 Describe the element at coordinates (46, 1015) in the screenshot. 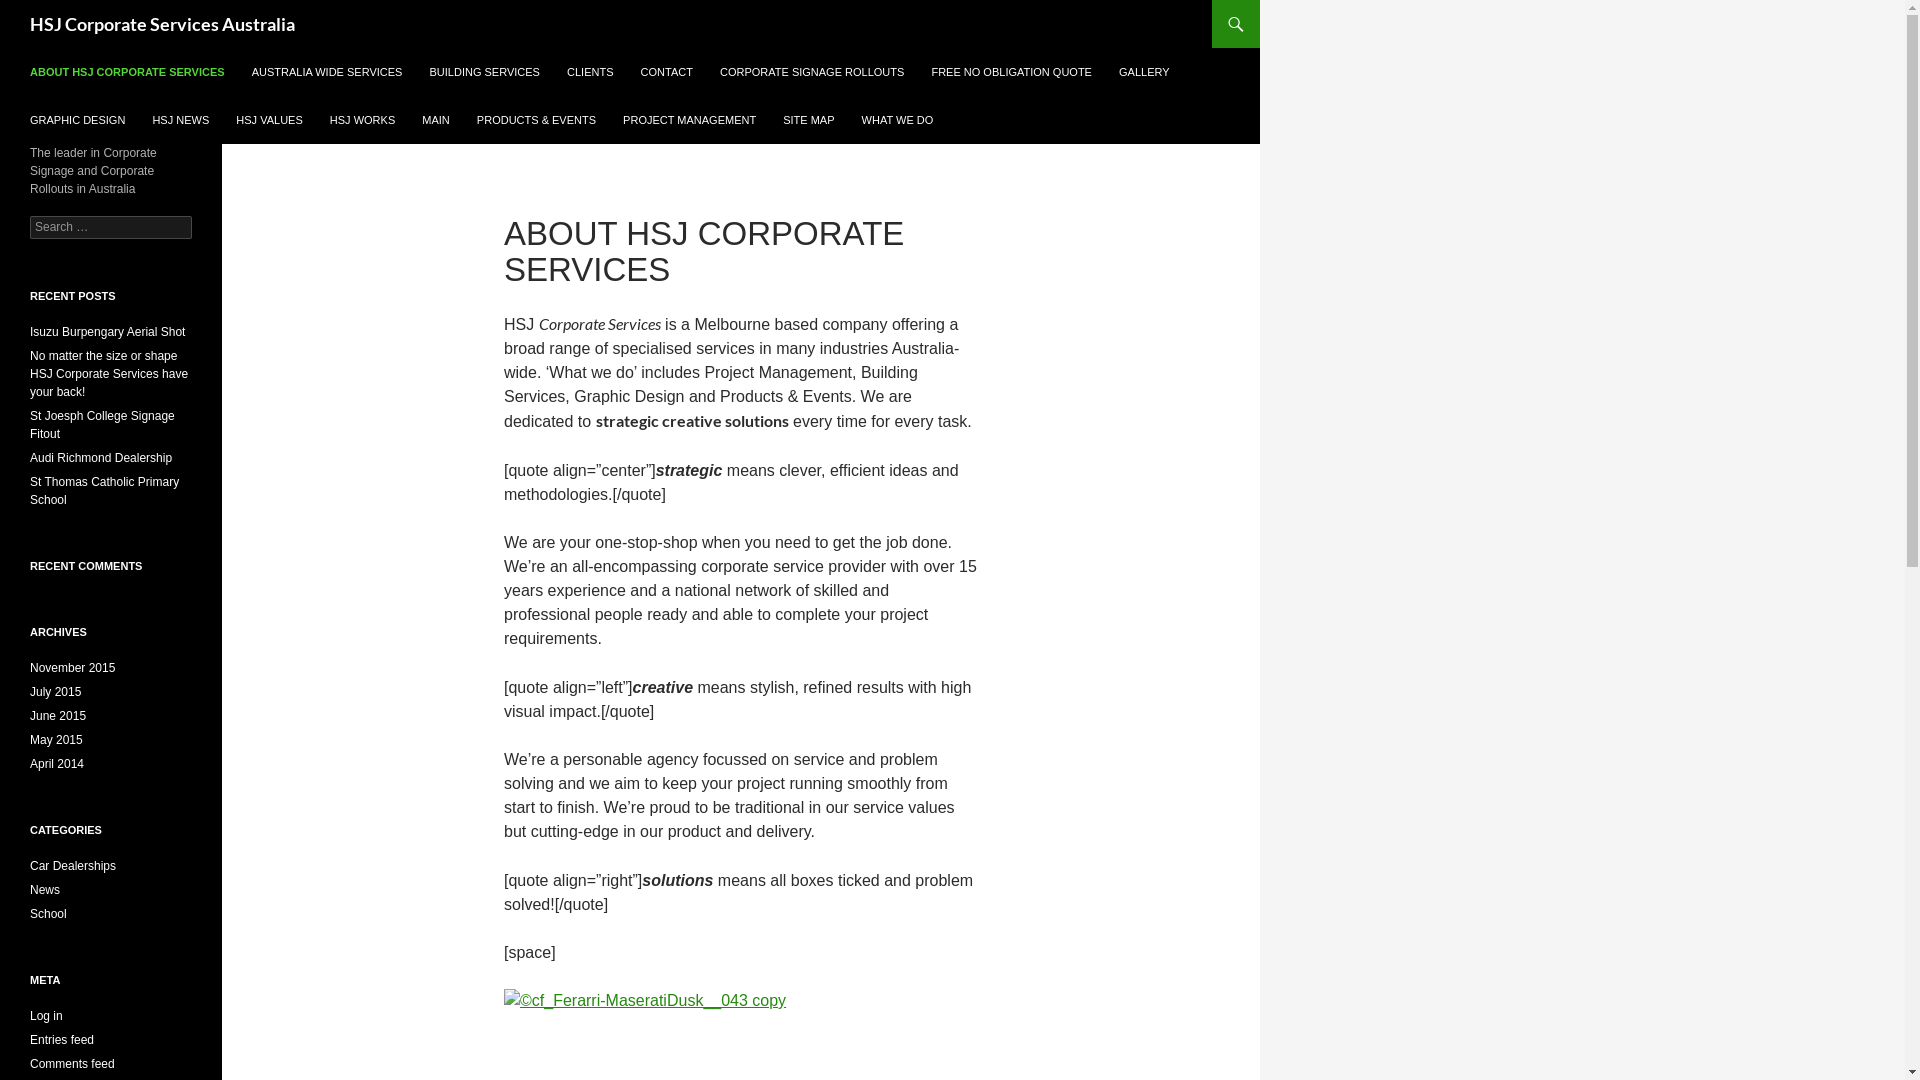

I see `'Log in'` at that location.